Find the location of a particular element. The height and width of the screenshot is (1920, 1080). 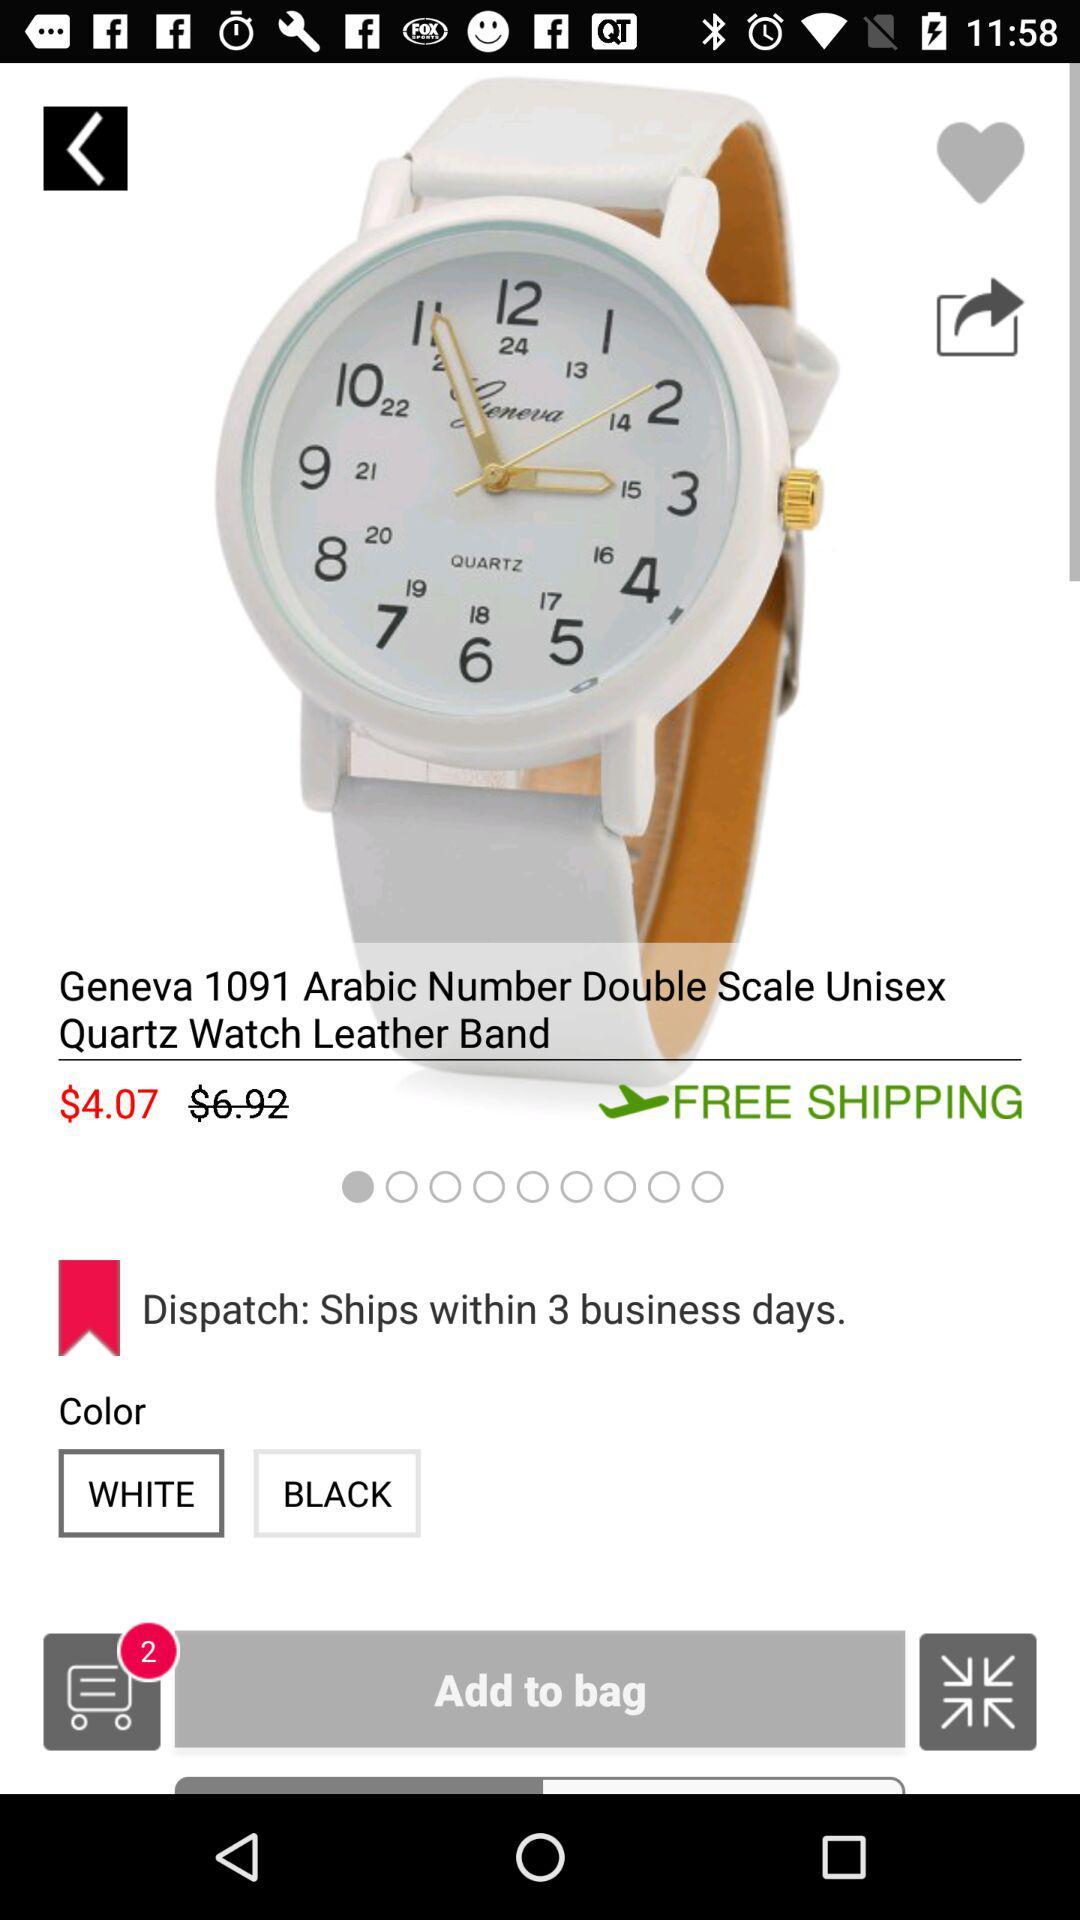

icon next to the add to bag is located at coordinates (977, 1690).